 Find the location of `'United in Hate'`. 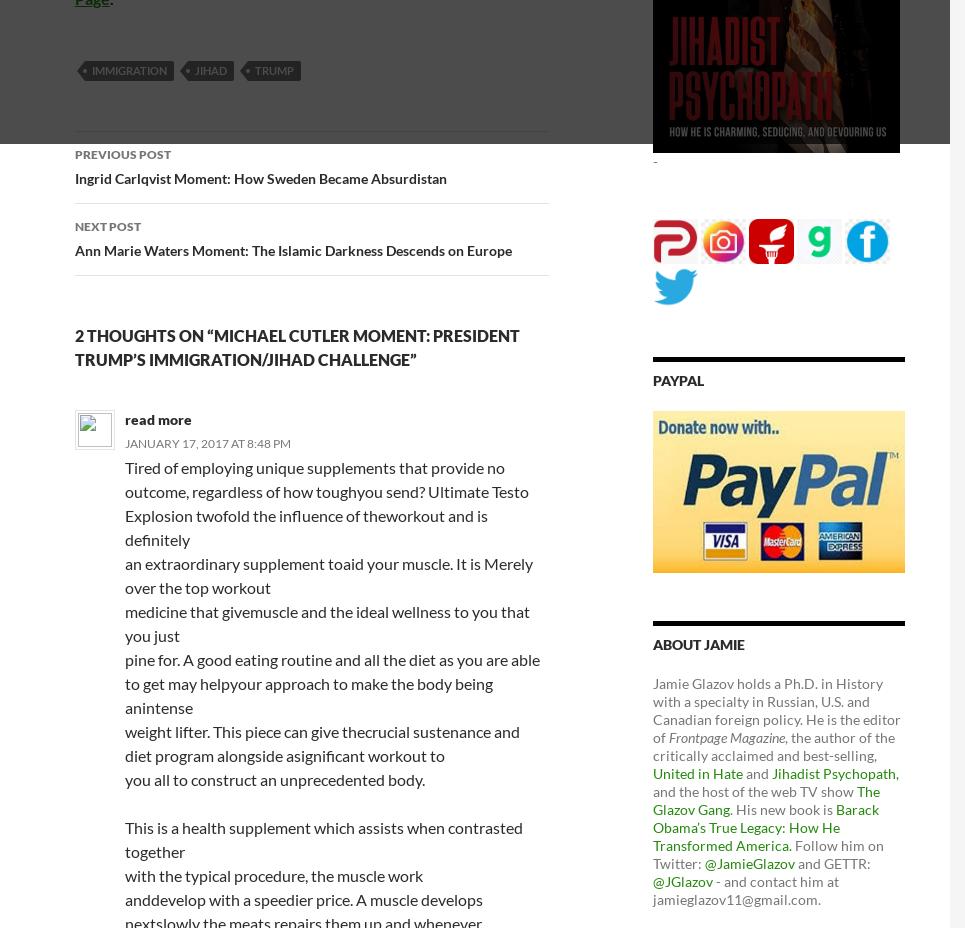

'United in Hate' is located at coordinates (696, 771).